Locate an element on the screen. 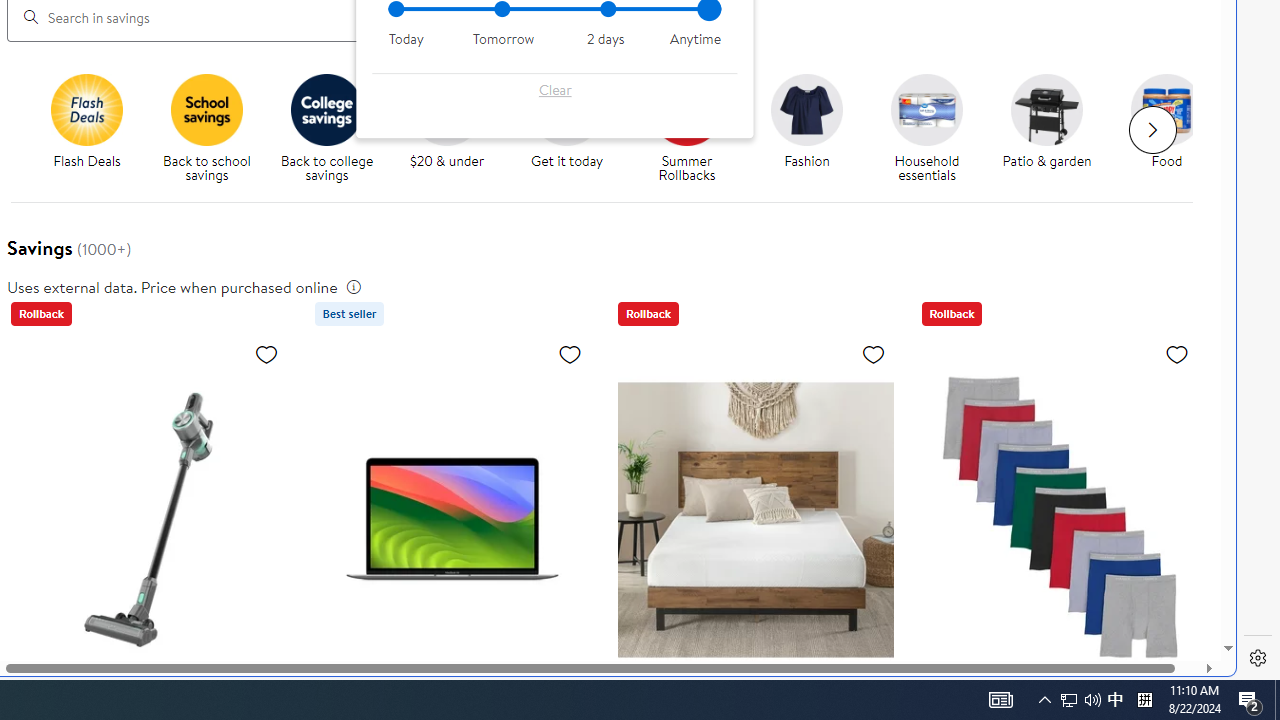 This screenshot has height=720, width=1280. 'Back to school savings' is located at coordinates (215, 129).